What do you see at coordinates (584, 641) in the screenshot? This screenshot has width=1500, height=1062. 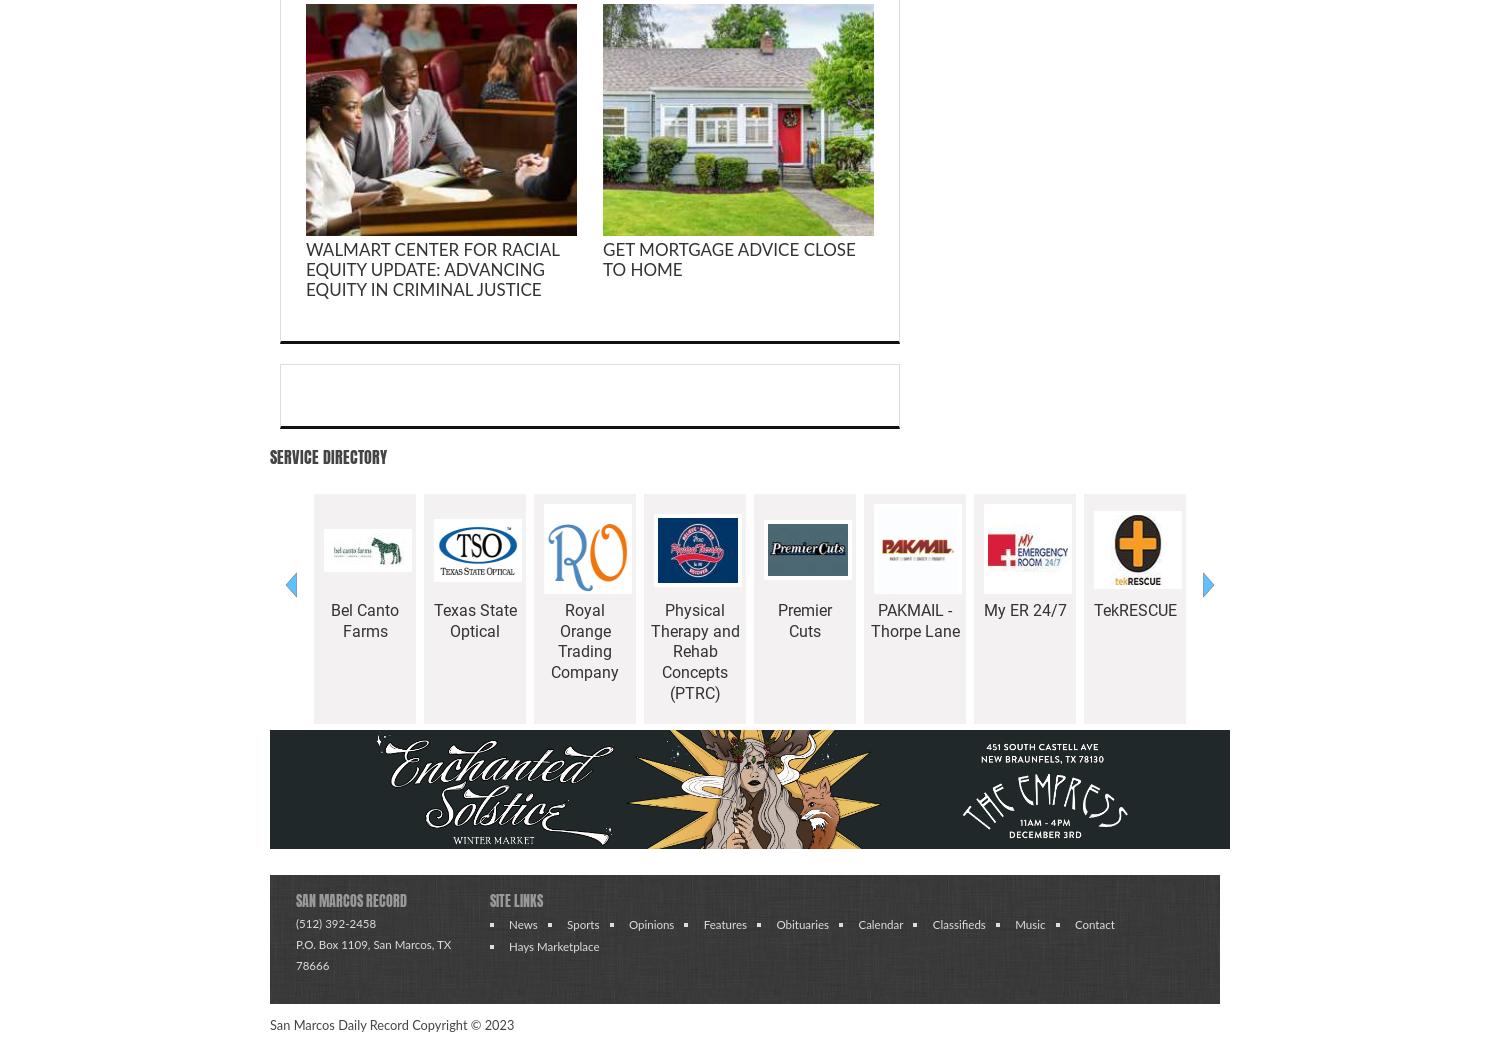 I see `'Royal Orange Trading Company'` at bounding box center [584, 641].